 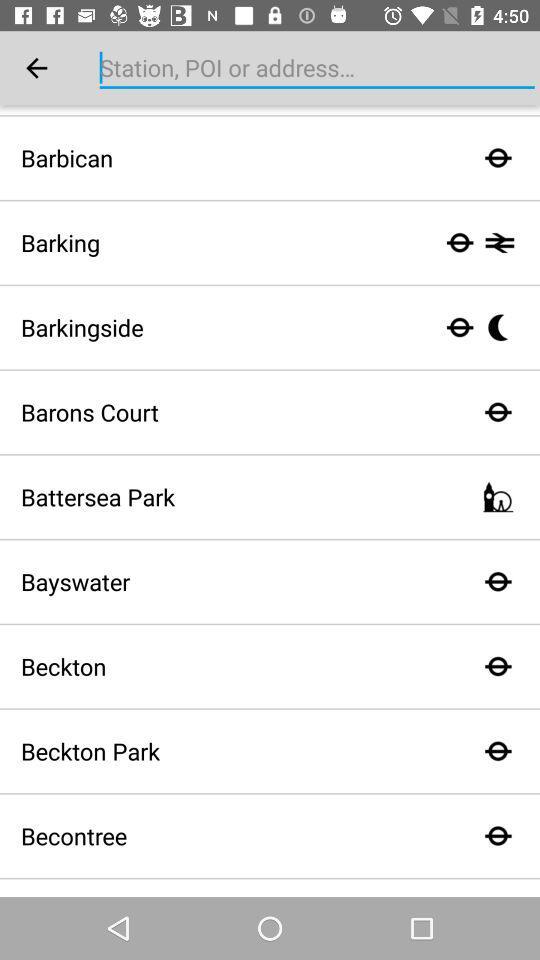 I want to click on icon at the top, so click(x=317, y=68).